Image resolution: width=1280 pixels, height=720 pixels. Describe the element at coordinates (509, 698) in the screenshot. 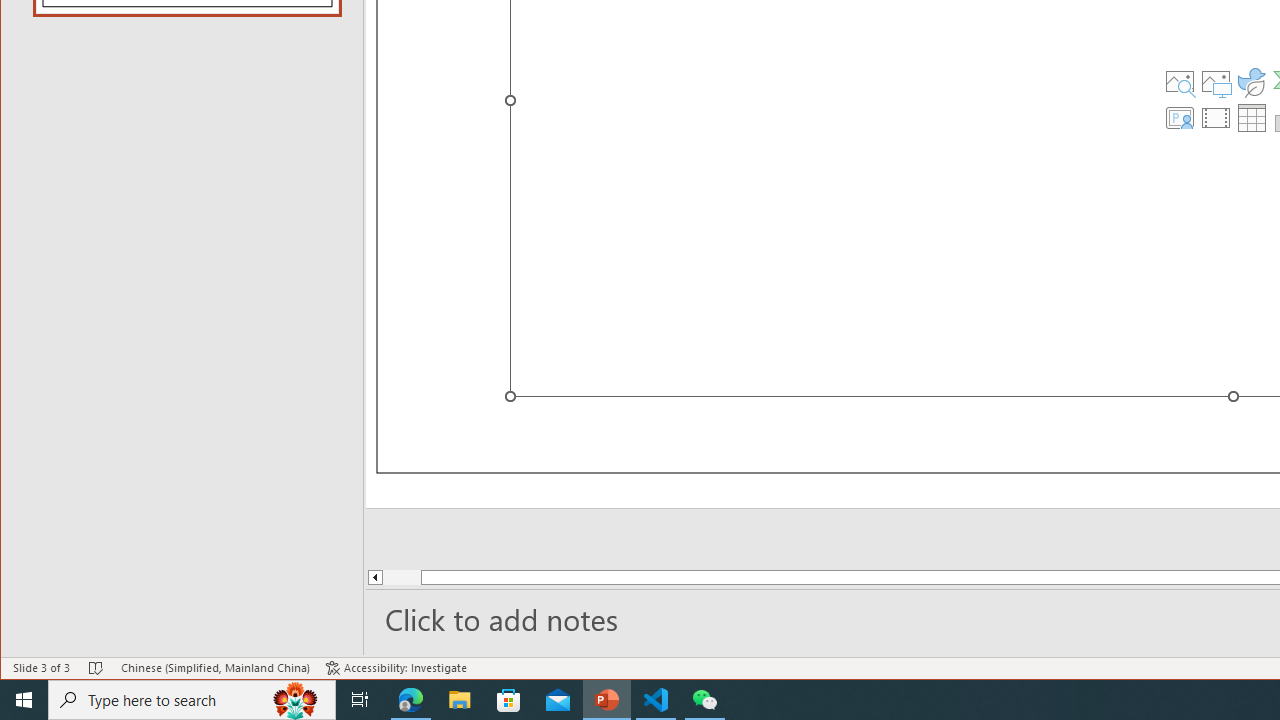

I see `'Microsoft Store'` at that location.